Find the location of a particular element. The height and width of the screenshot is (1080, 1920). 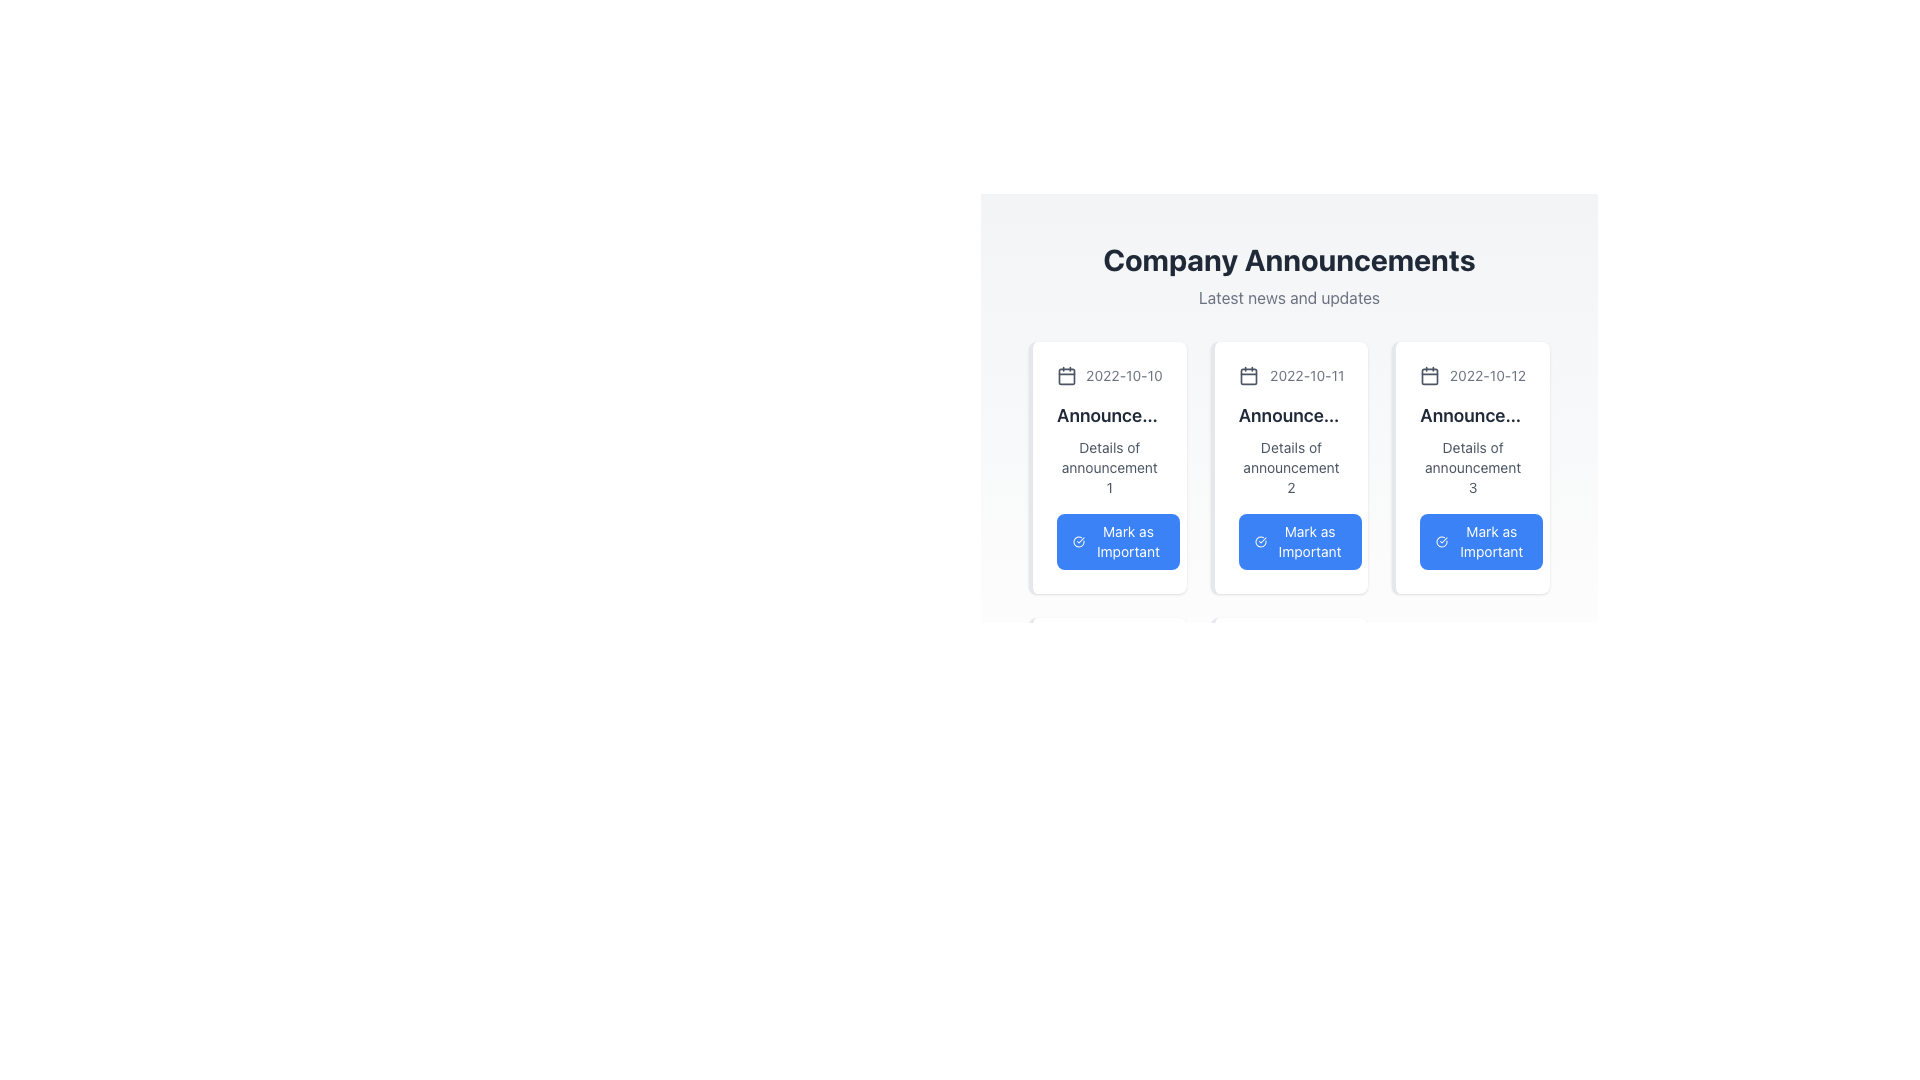

the button located at the bottom of the middle card in a three-card grid layout is located at coordinates (1300, 542).